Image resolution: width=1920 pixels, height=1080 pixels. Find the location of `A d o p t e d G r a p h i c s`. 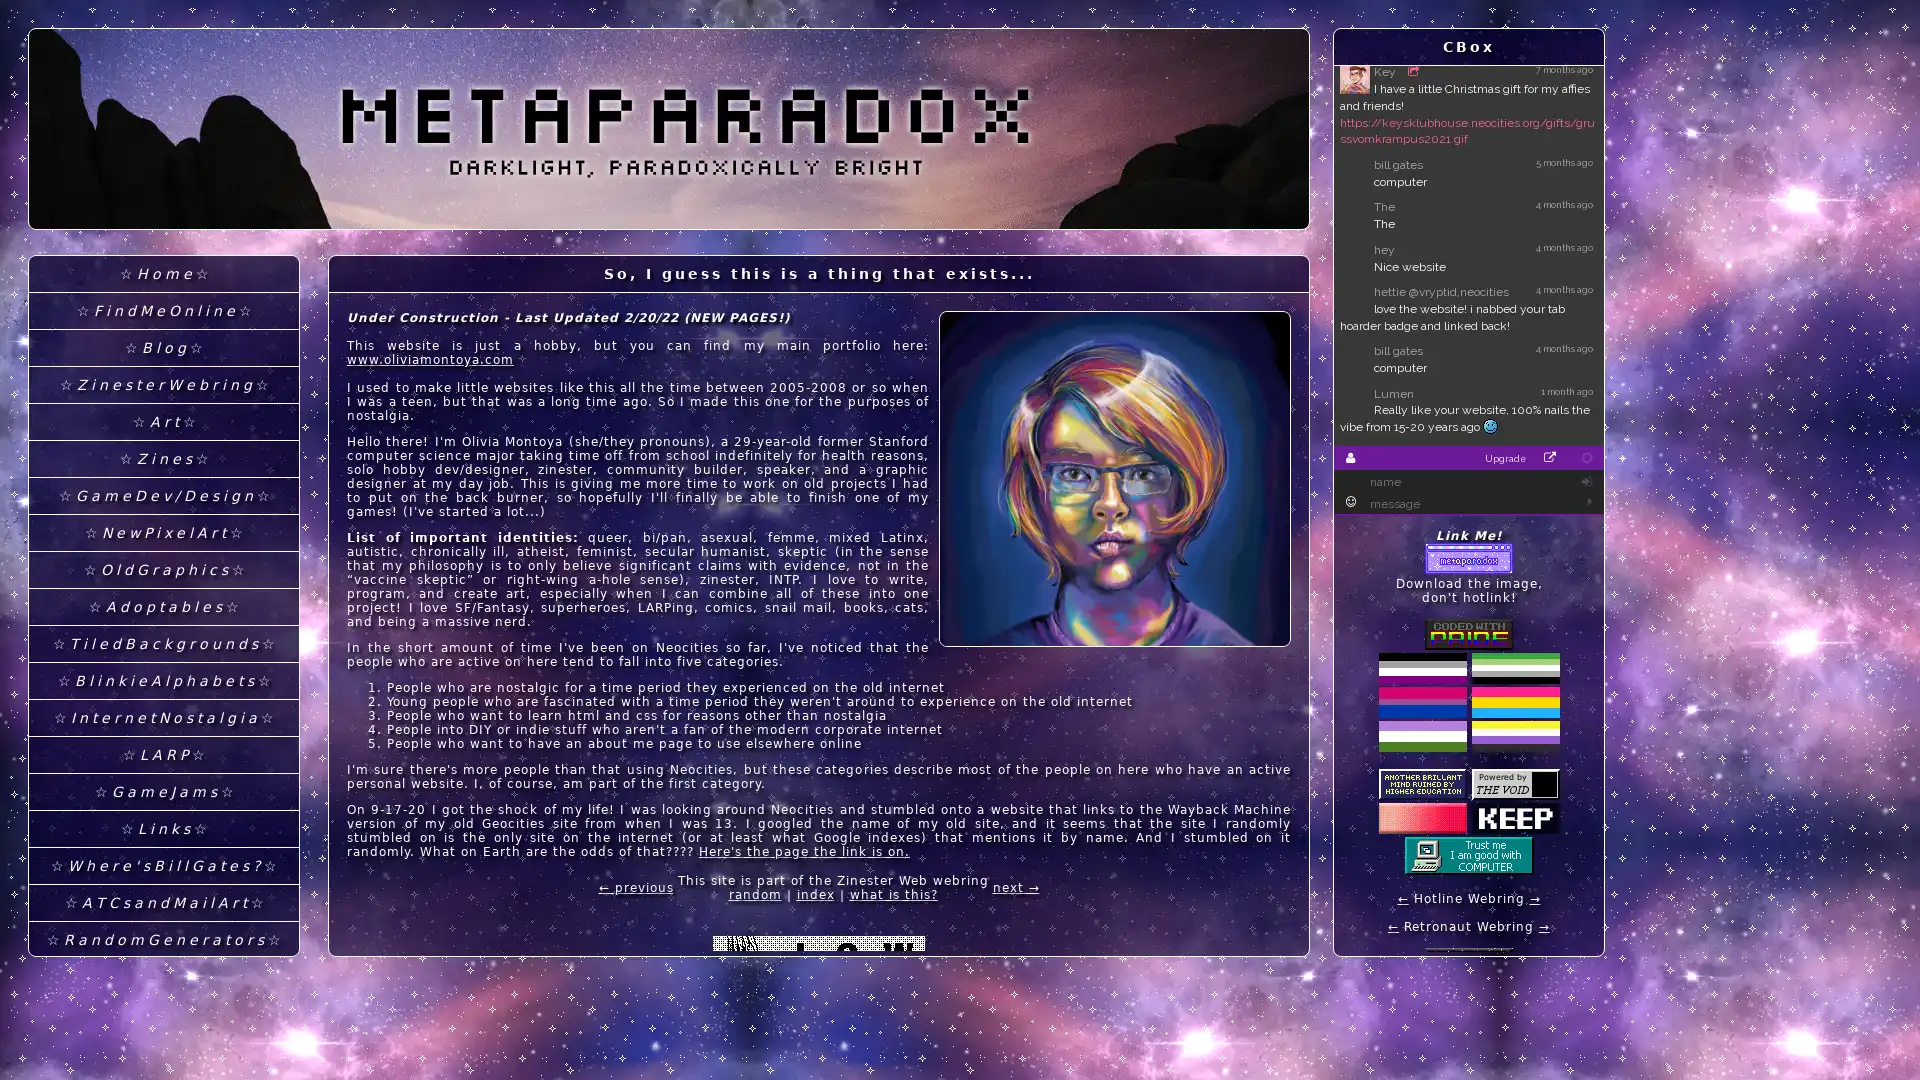

A d o p t e d G r a p h i c s is located at coordinates (163, 1014).